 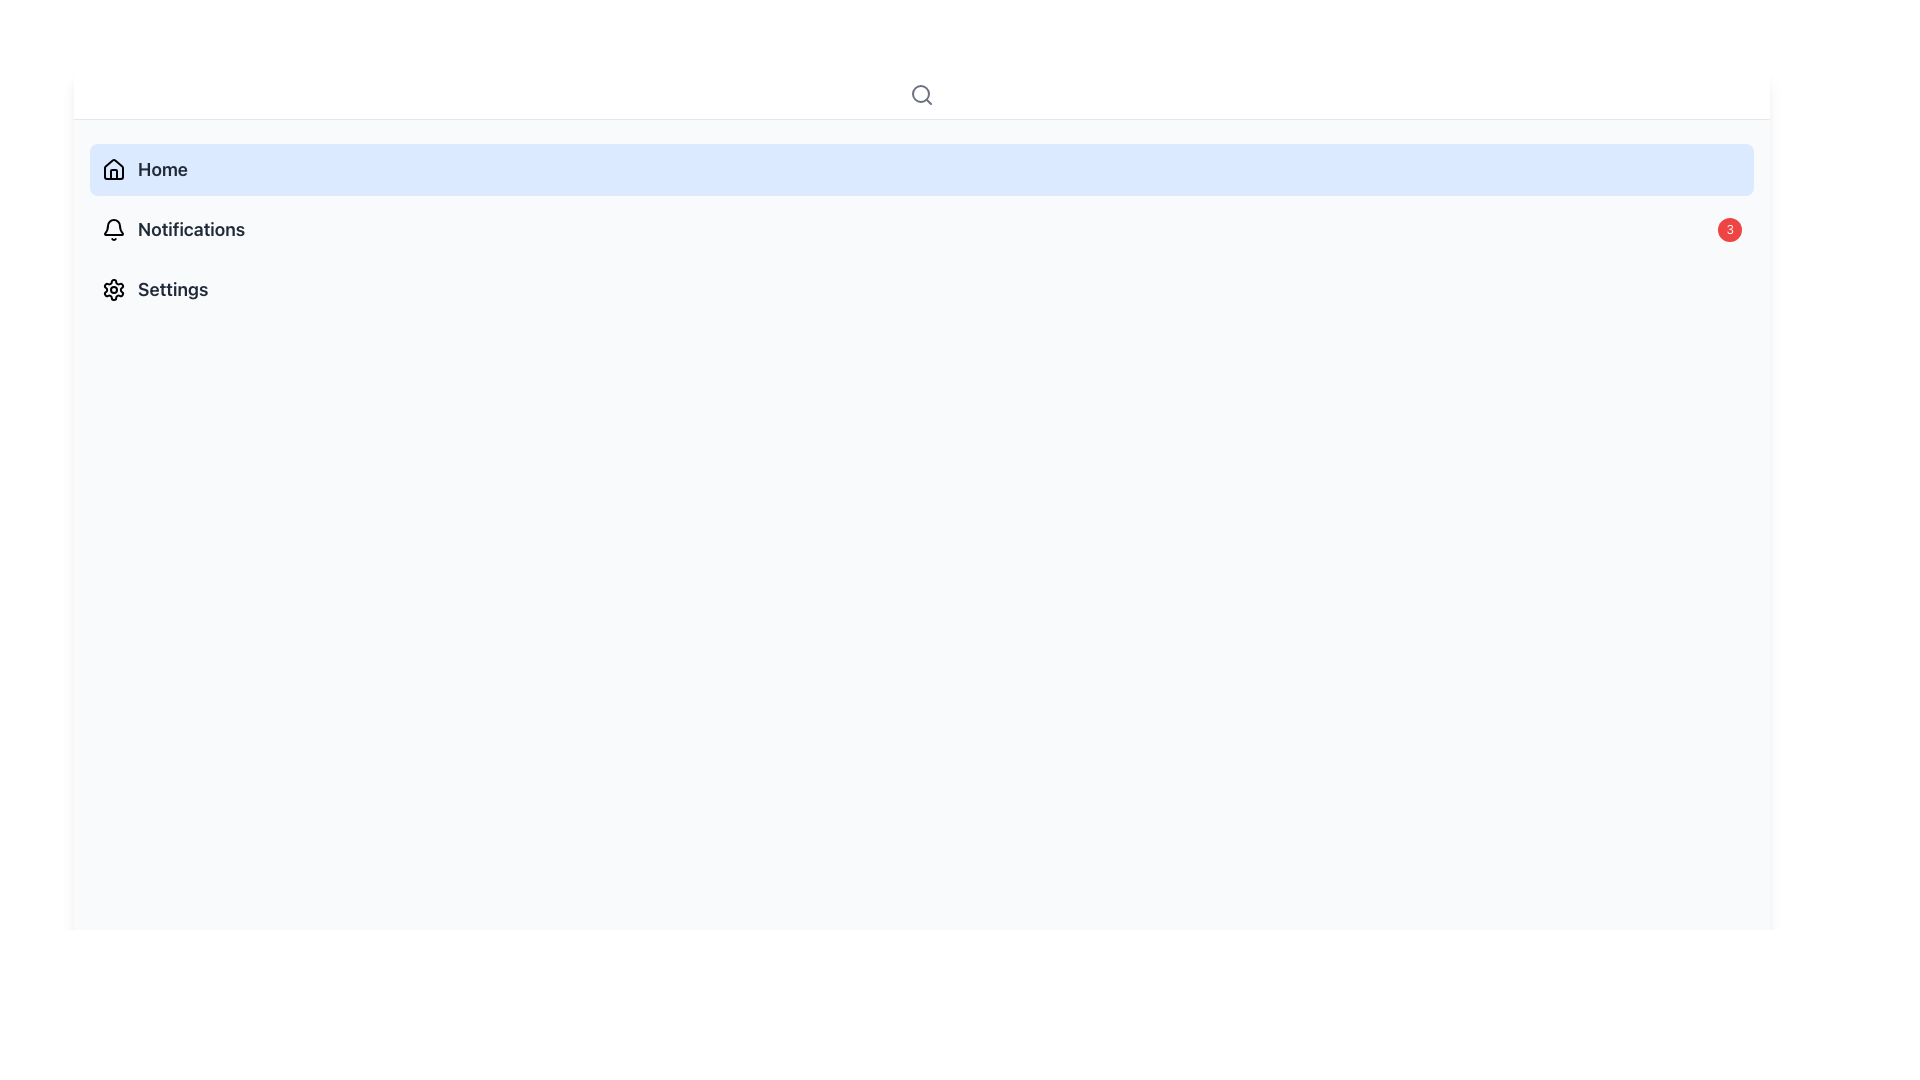 What do you see at coordinates (113, 168) in the screenshot?
I see `the small black house icon located to the left of the 'Home' label` at bounding box center [113, 168].